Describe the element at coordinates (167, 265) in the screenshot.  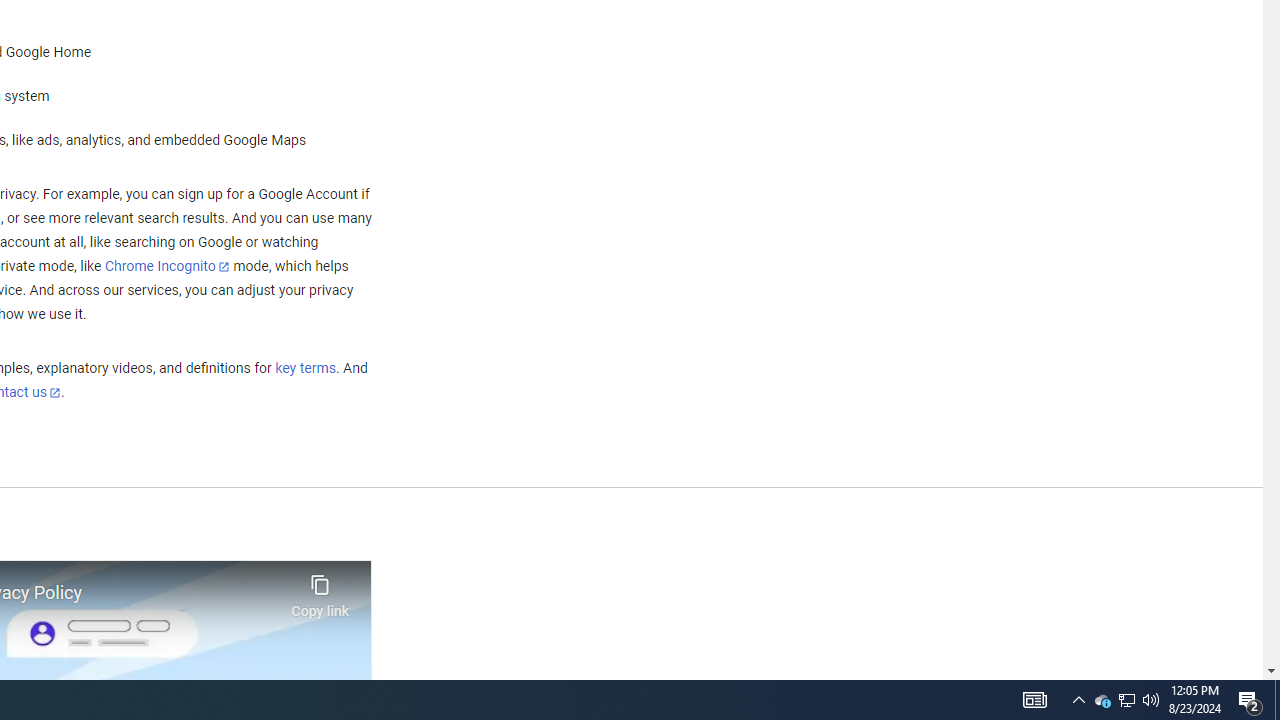
I see `'Chrome Incognito'` at that location.